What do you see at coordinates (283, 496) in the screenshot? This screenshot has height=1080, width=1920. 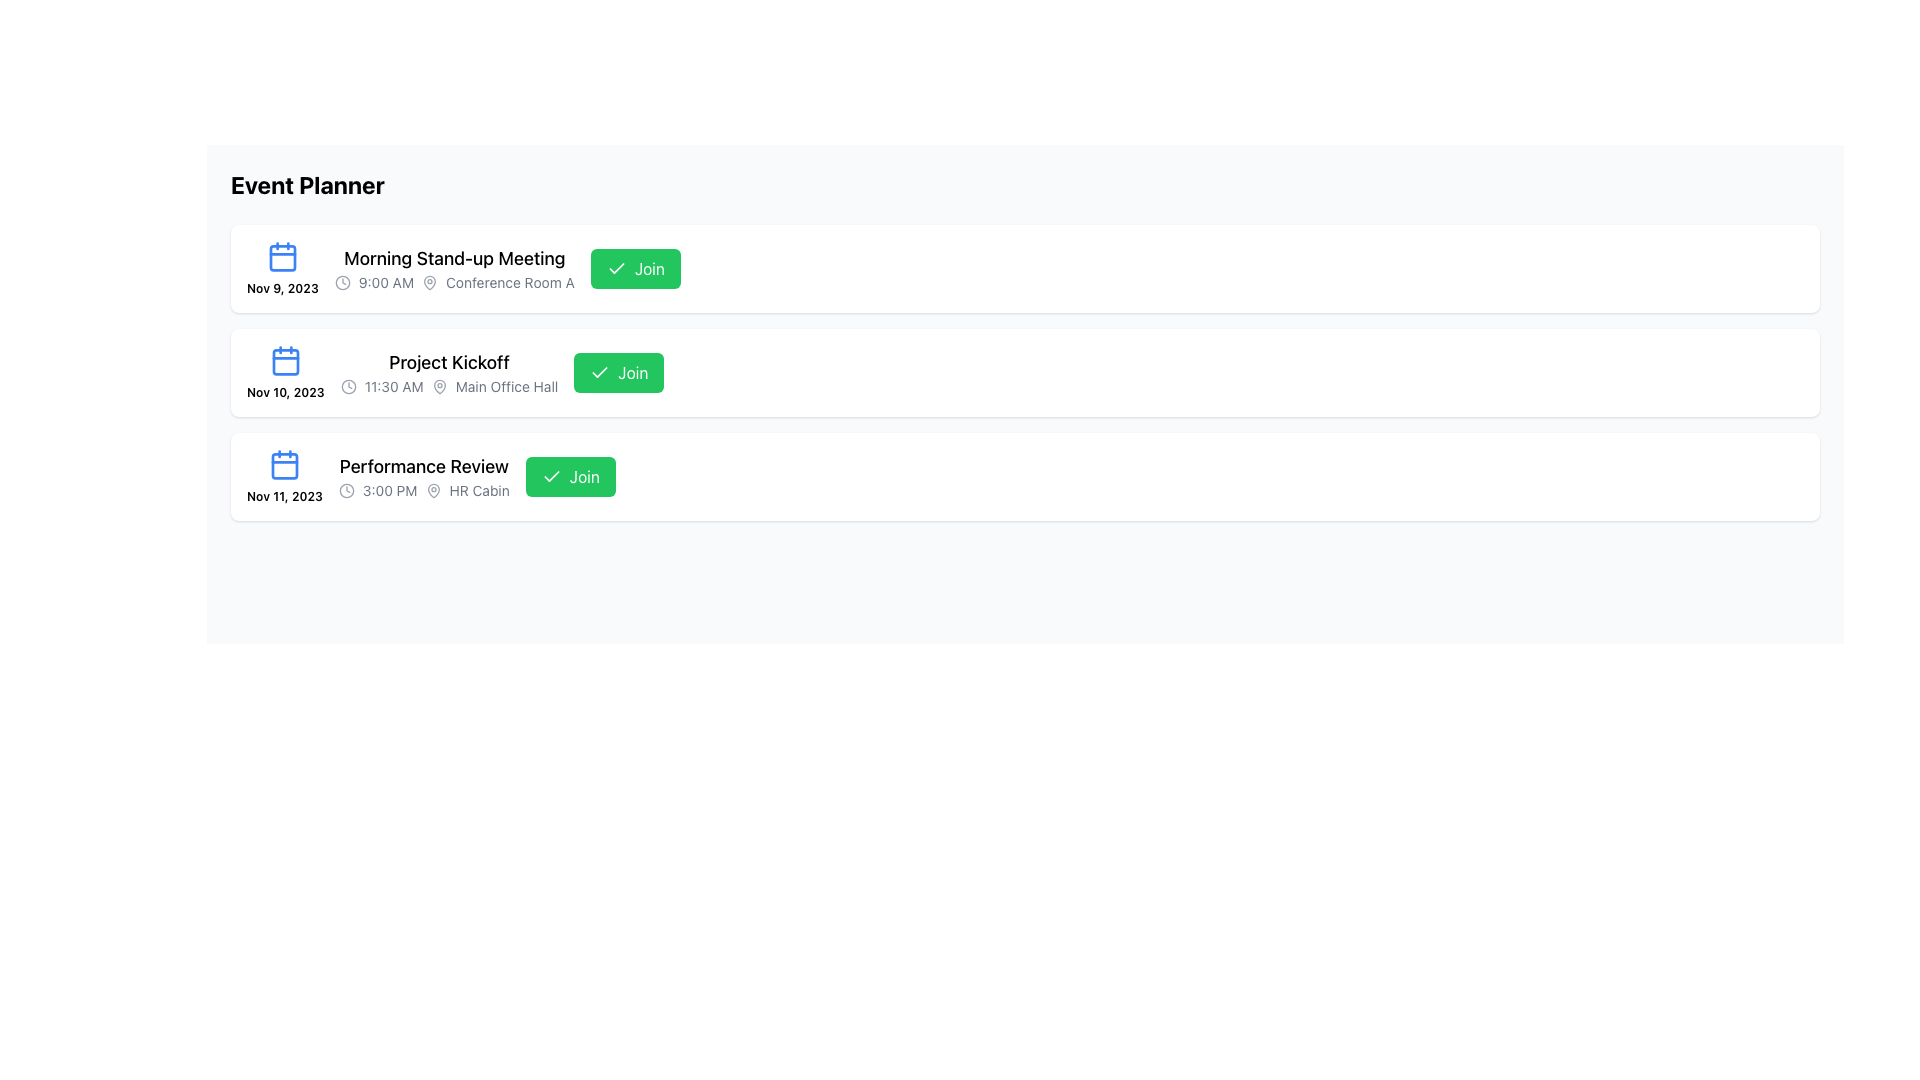 I see `the text element displaying the date 'Nov 11, 2023', which is styled in a small bold font and positioned below the calendar icon in the 'Performance Review' entry` at bounding box center [283, 496].